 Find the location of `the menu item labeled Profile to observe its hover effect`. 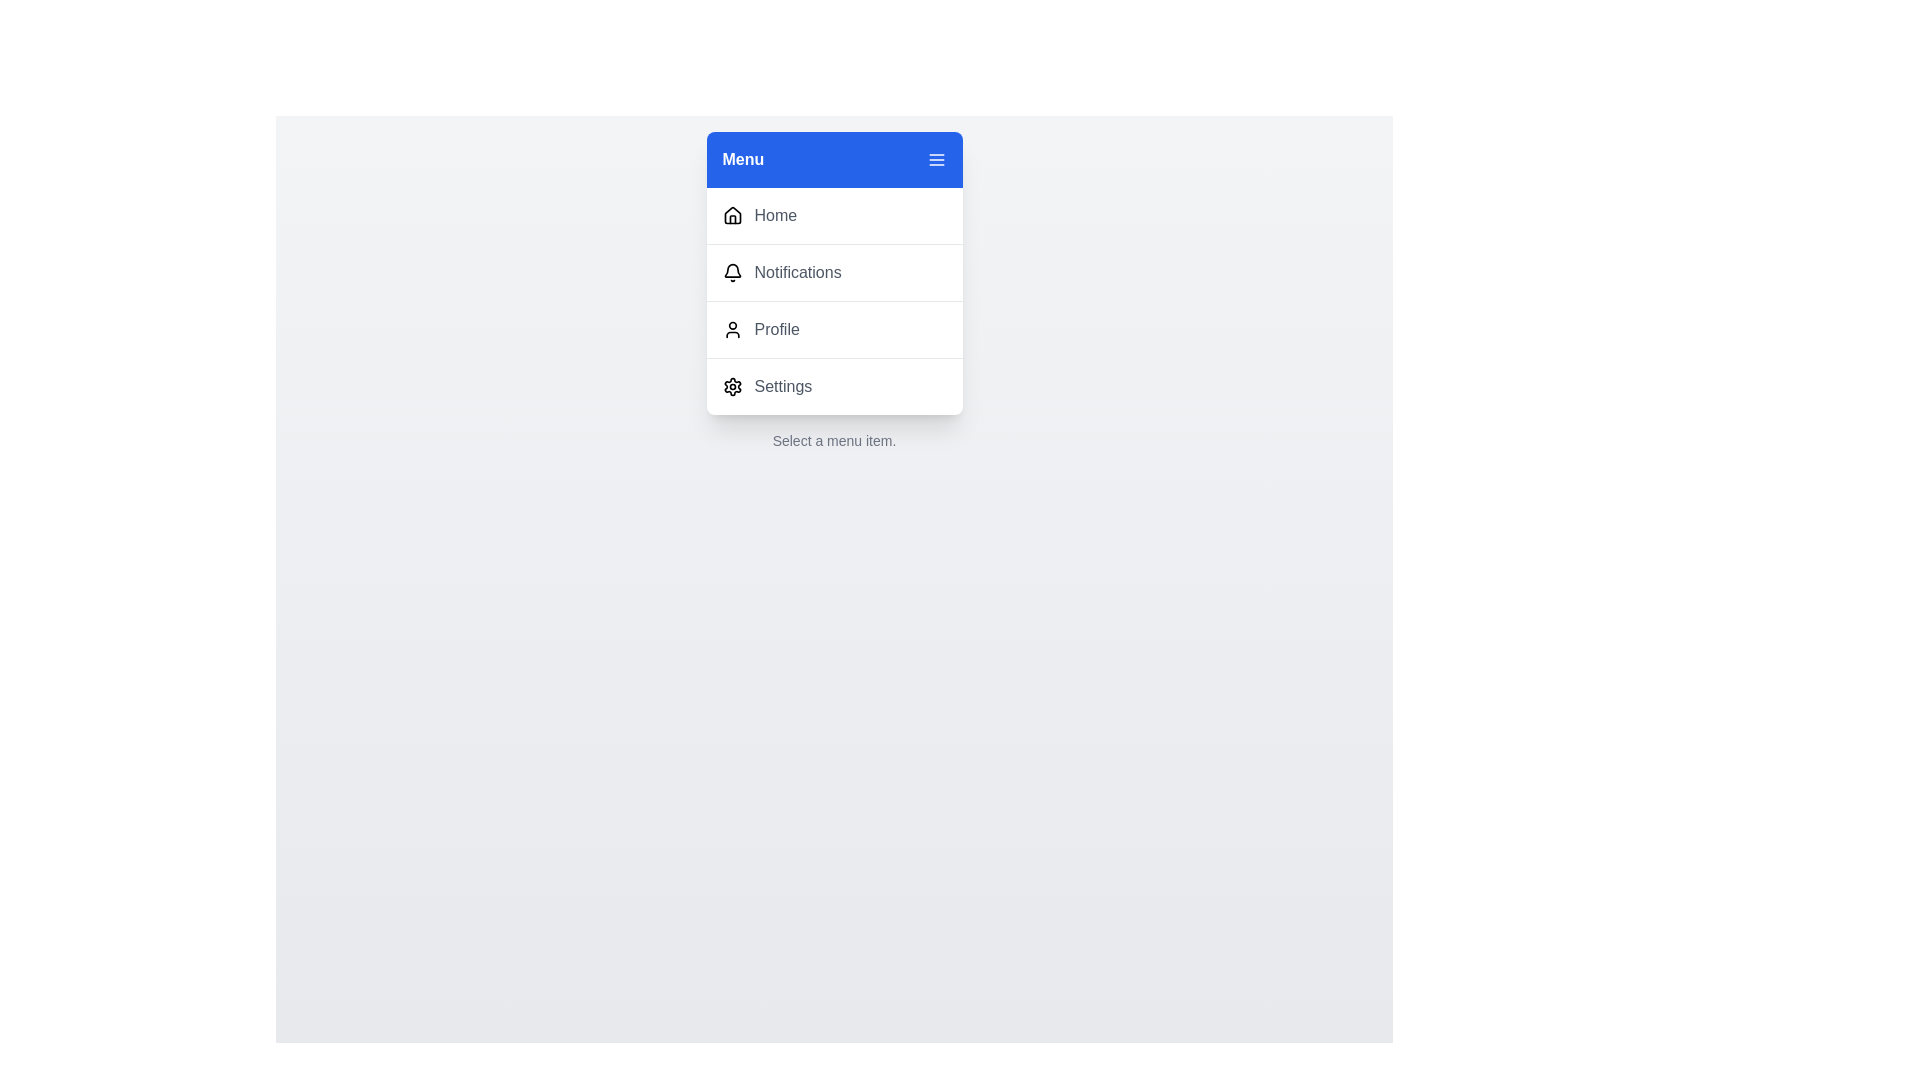

the menu item labeled Profile to observe its hover effect is located at coordinates (834, 328).